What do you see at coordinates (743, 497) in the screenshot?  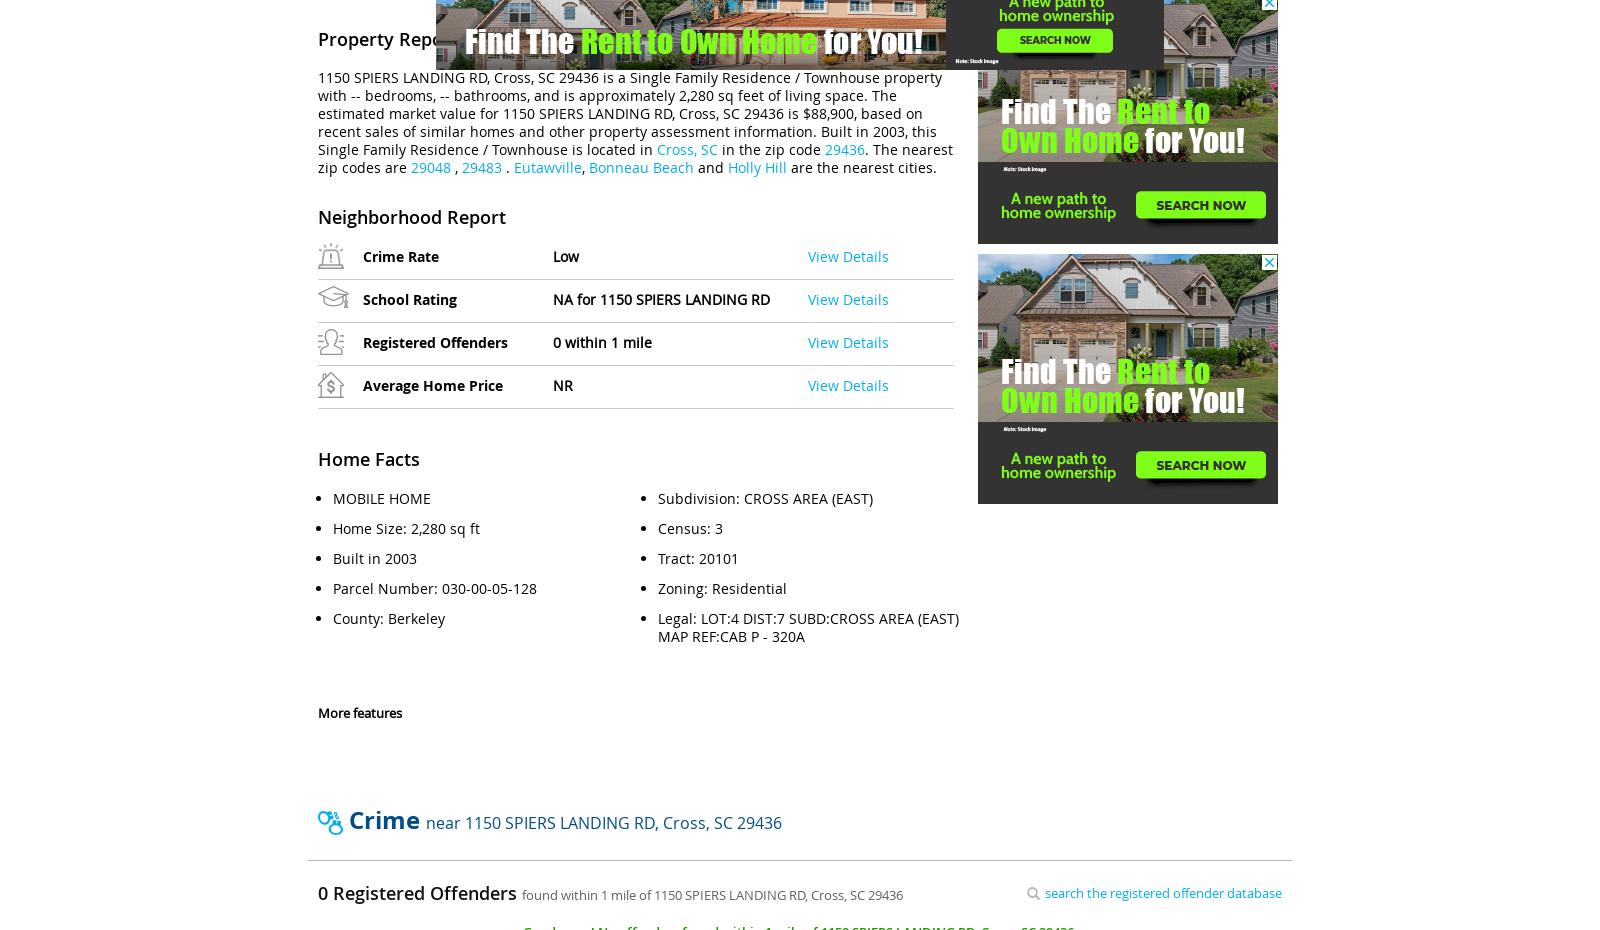 I see `'CROSS AREA (EAST)'` at bounding box center [743, 497].